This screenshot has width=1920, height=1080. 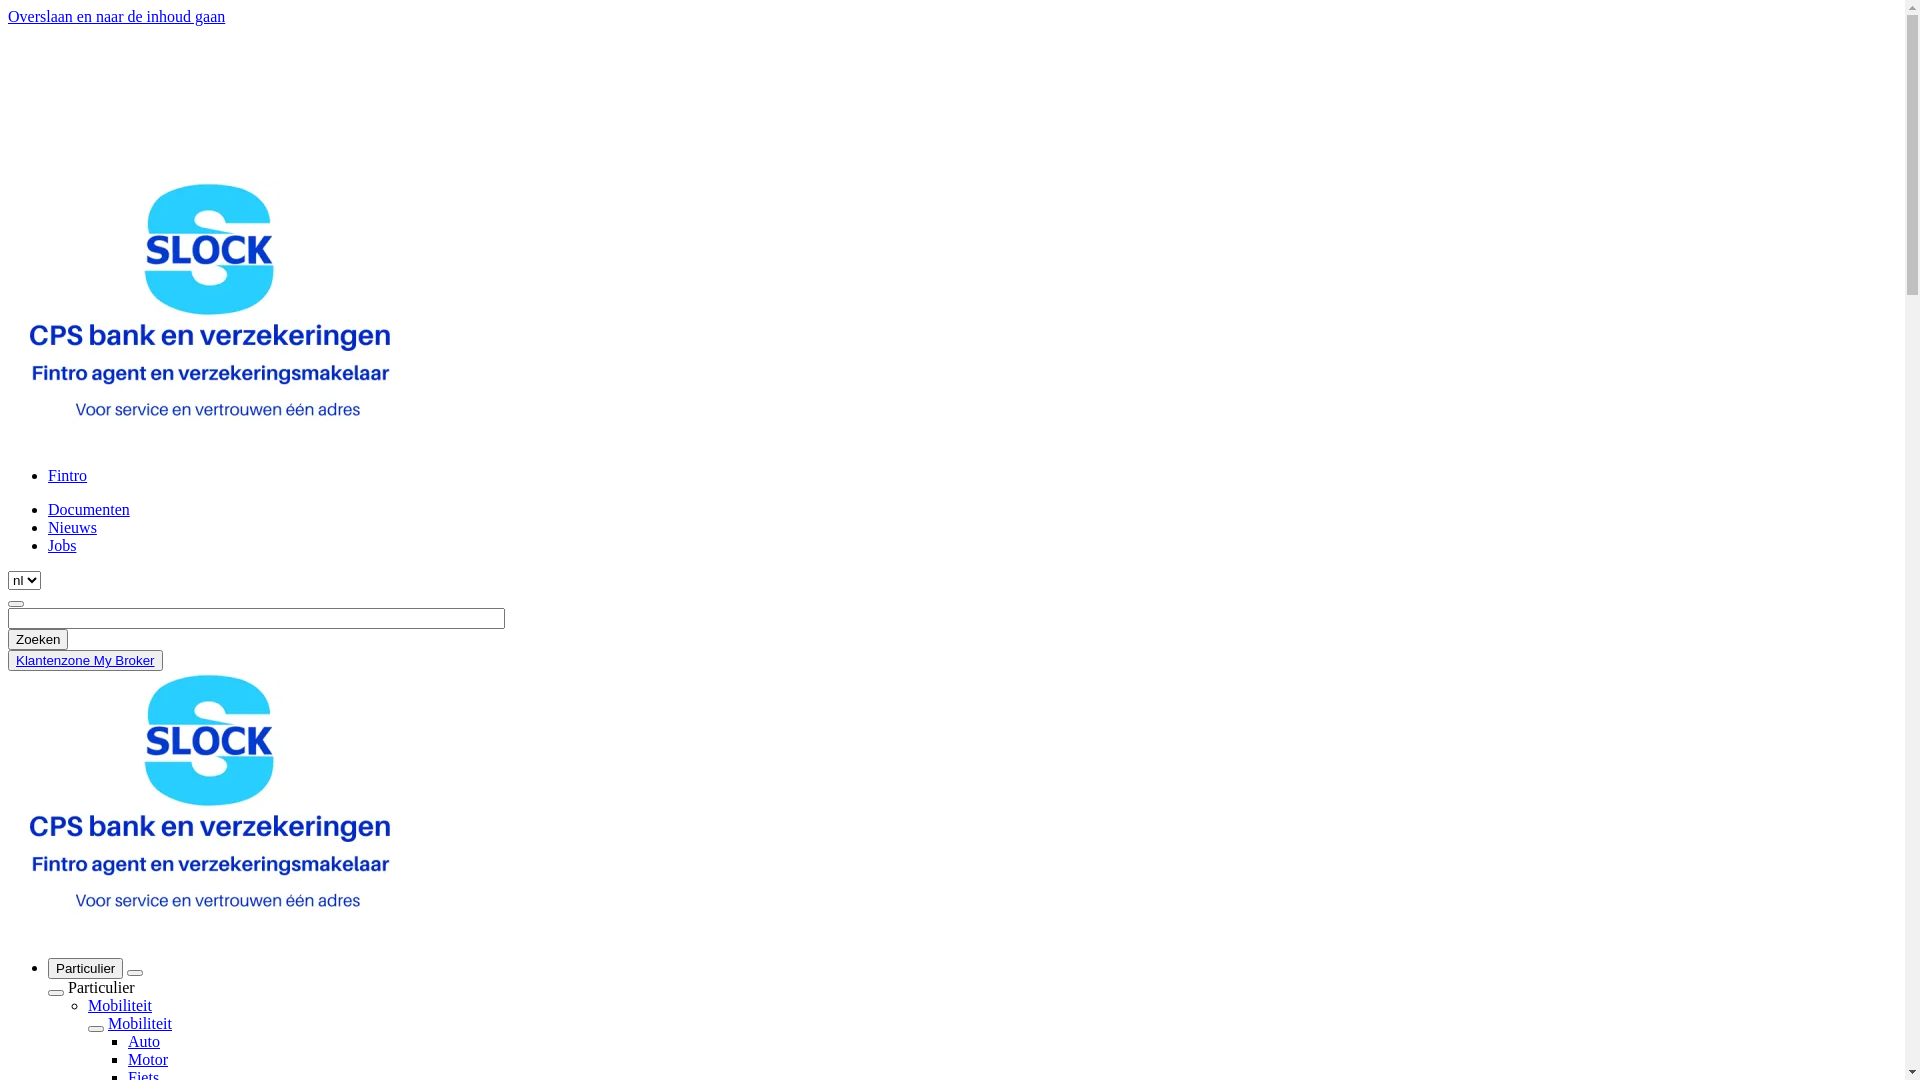 I want to click on 'Mobiliteit', so click(x=138, y=1023).